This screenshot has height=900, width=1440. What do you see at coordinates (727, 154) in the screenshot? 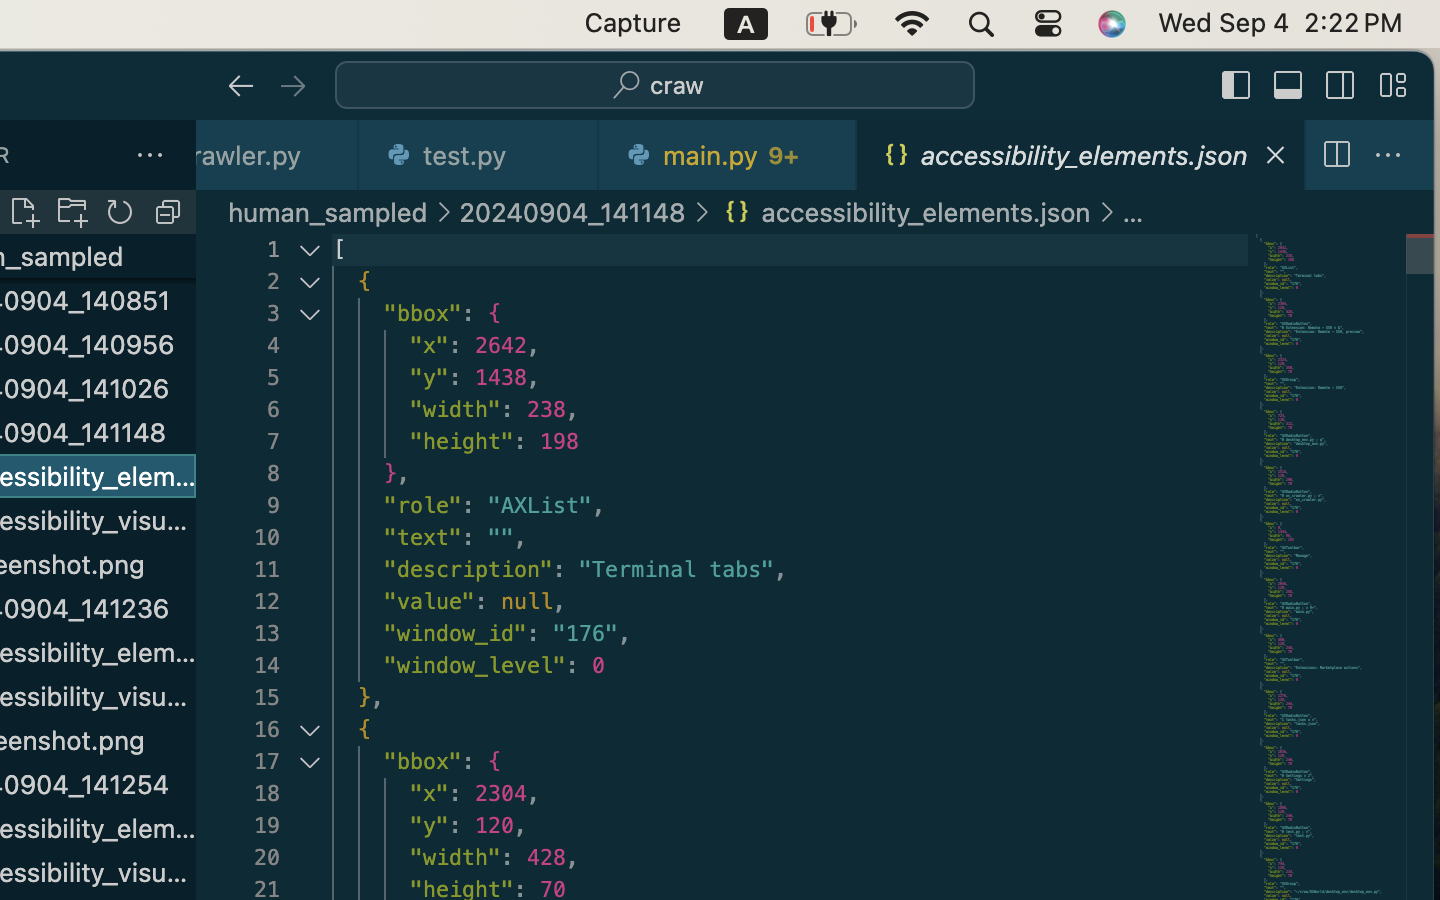
I see `'0 main.py   9+'` at bounding box center [727, 154].